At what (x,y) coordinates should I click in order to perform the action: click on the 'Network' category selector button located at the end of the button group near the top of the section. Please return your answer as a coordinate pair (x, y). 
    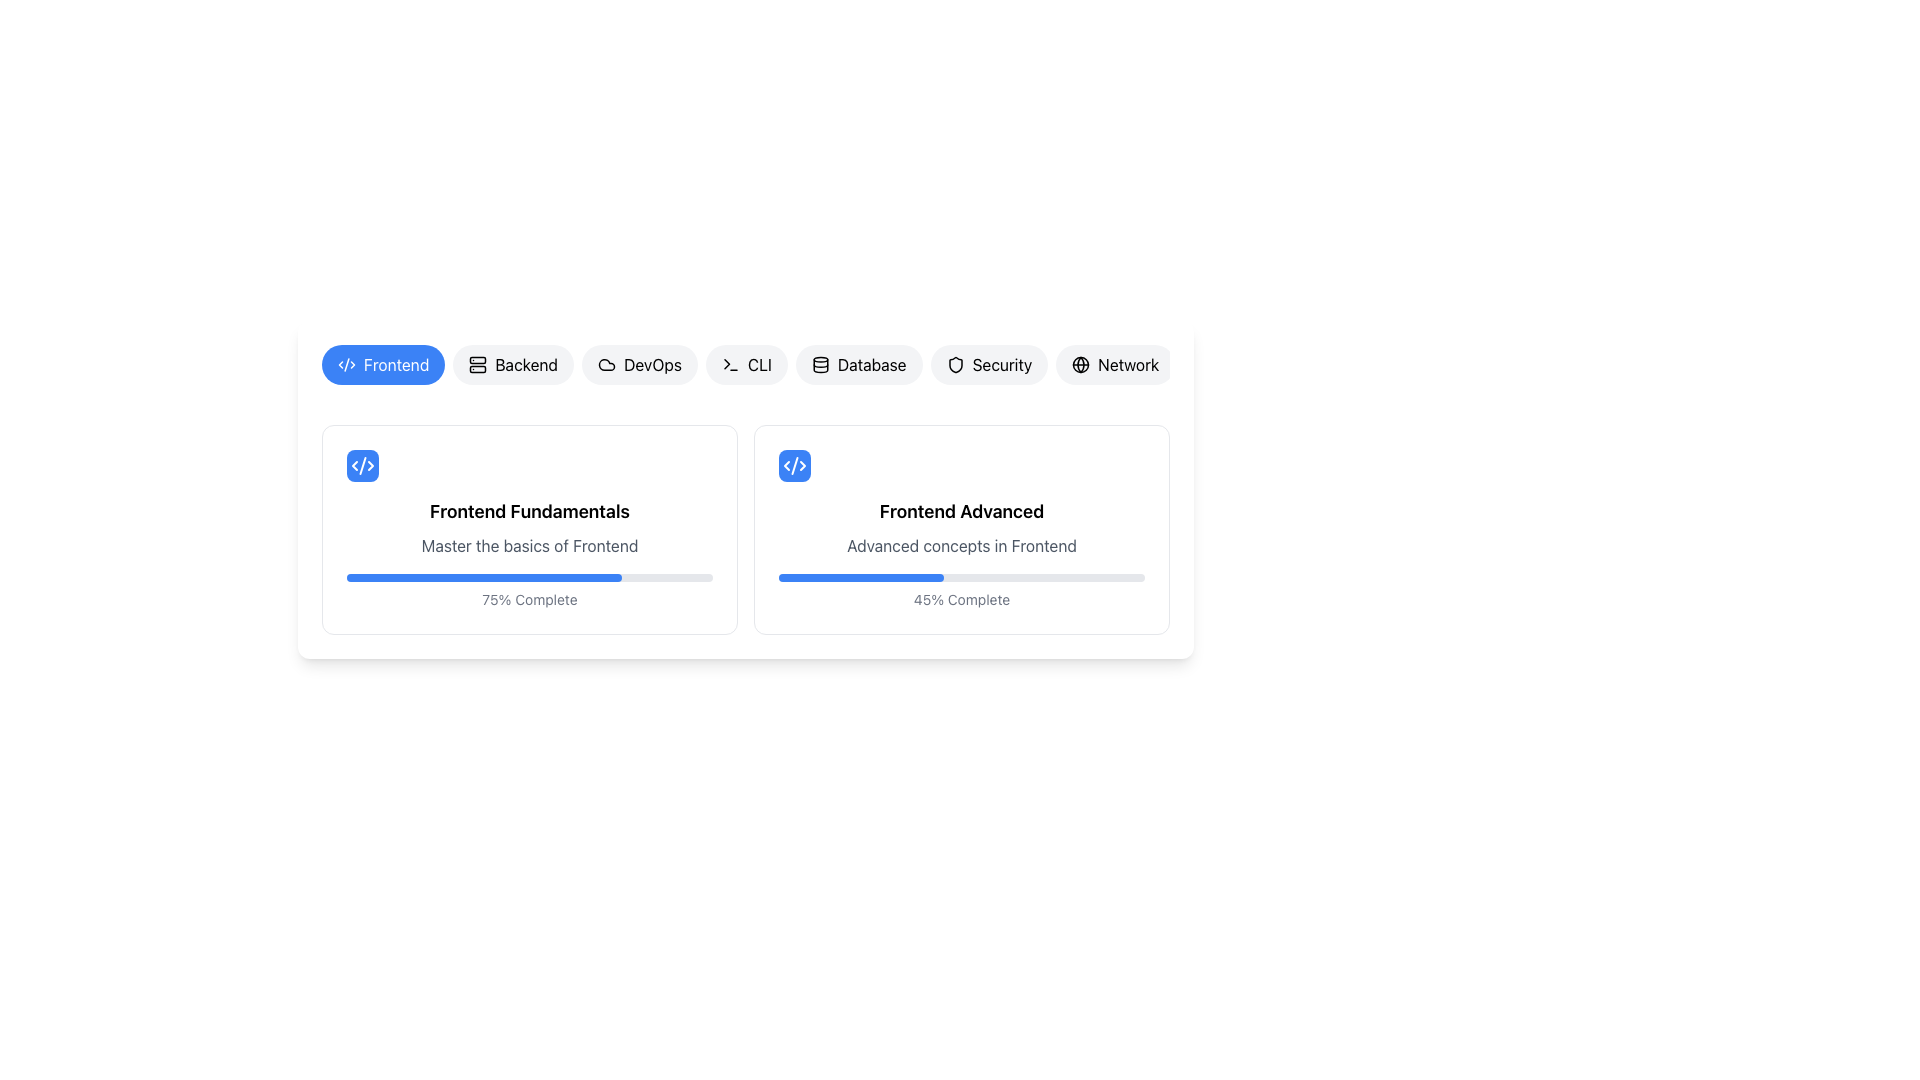
    Looking at the image, I should click on (1114, 365).